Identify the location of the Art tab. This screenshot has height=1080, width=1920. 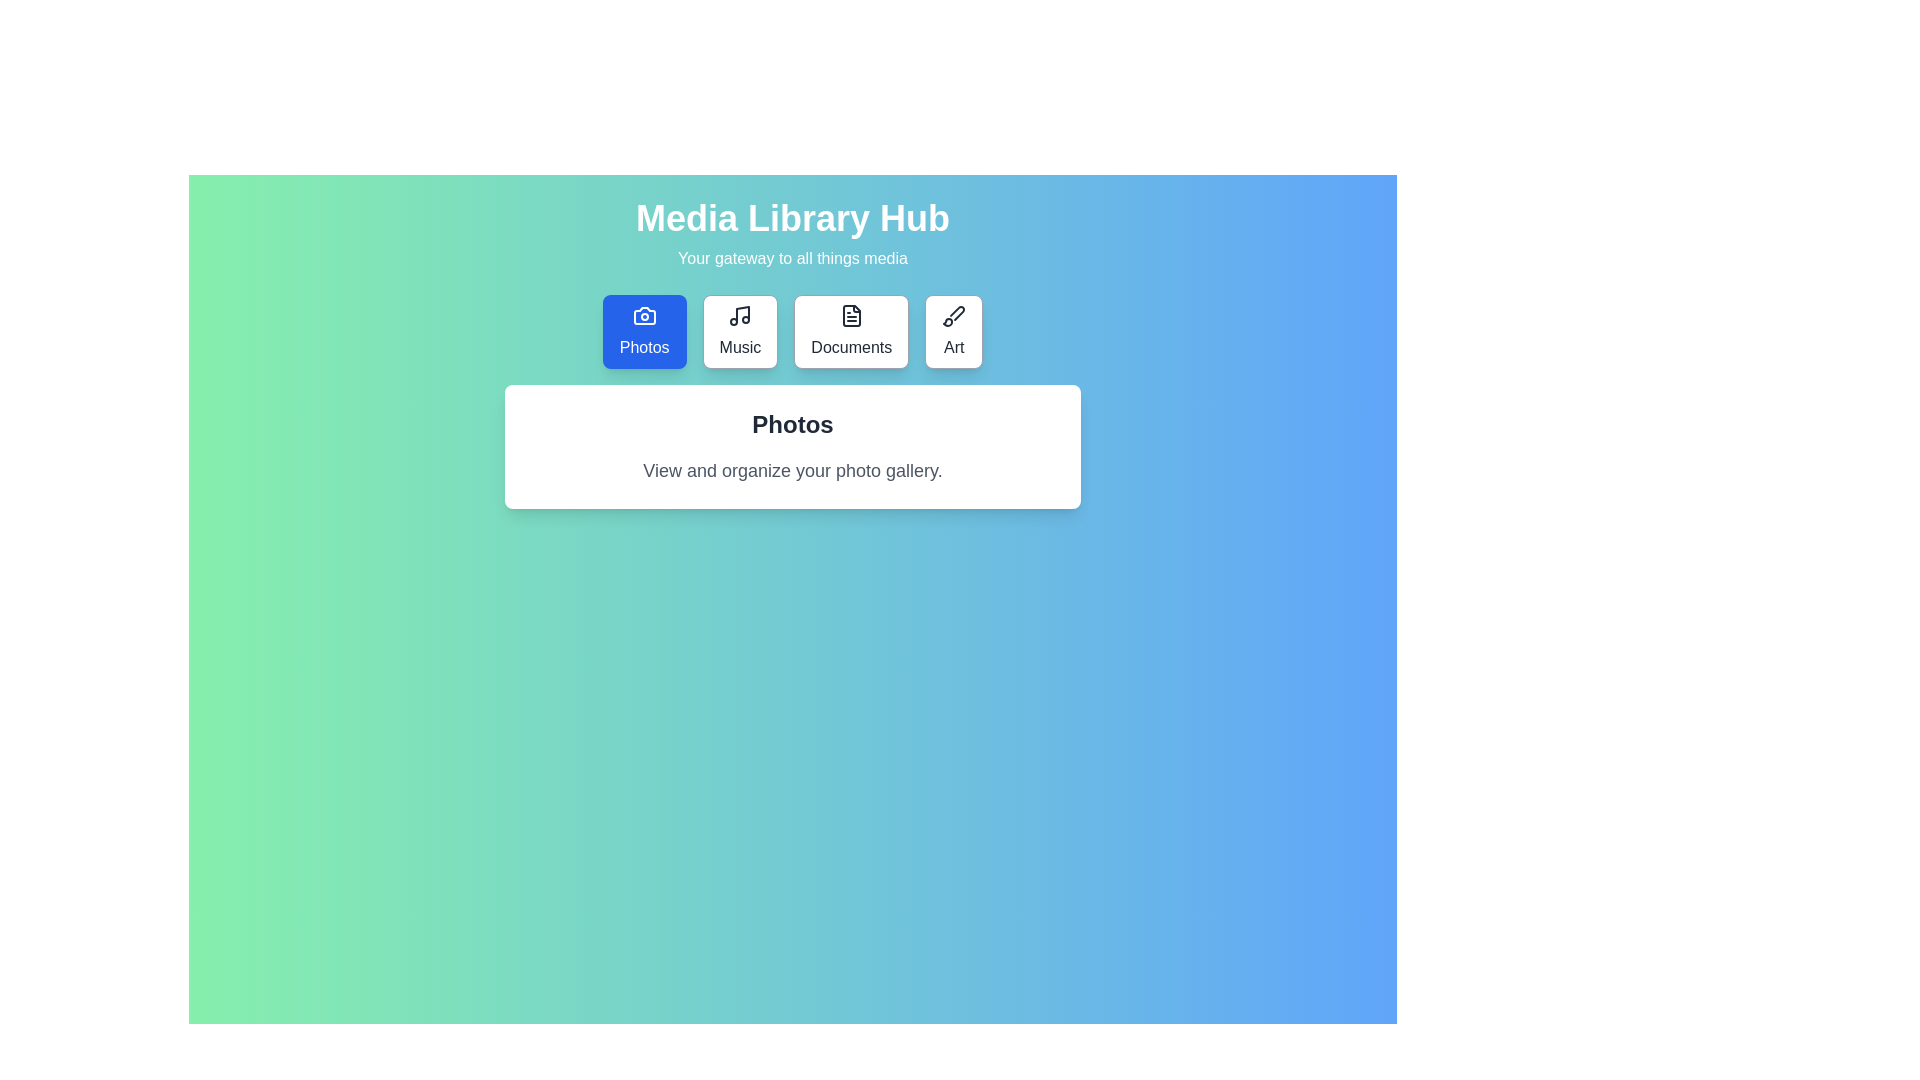
(953, 330).